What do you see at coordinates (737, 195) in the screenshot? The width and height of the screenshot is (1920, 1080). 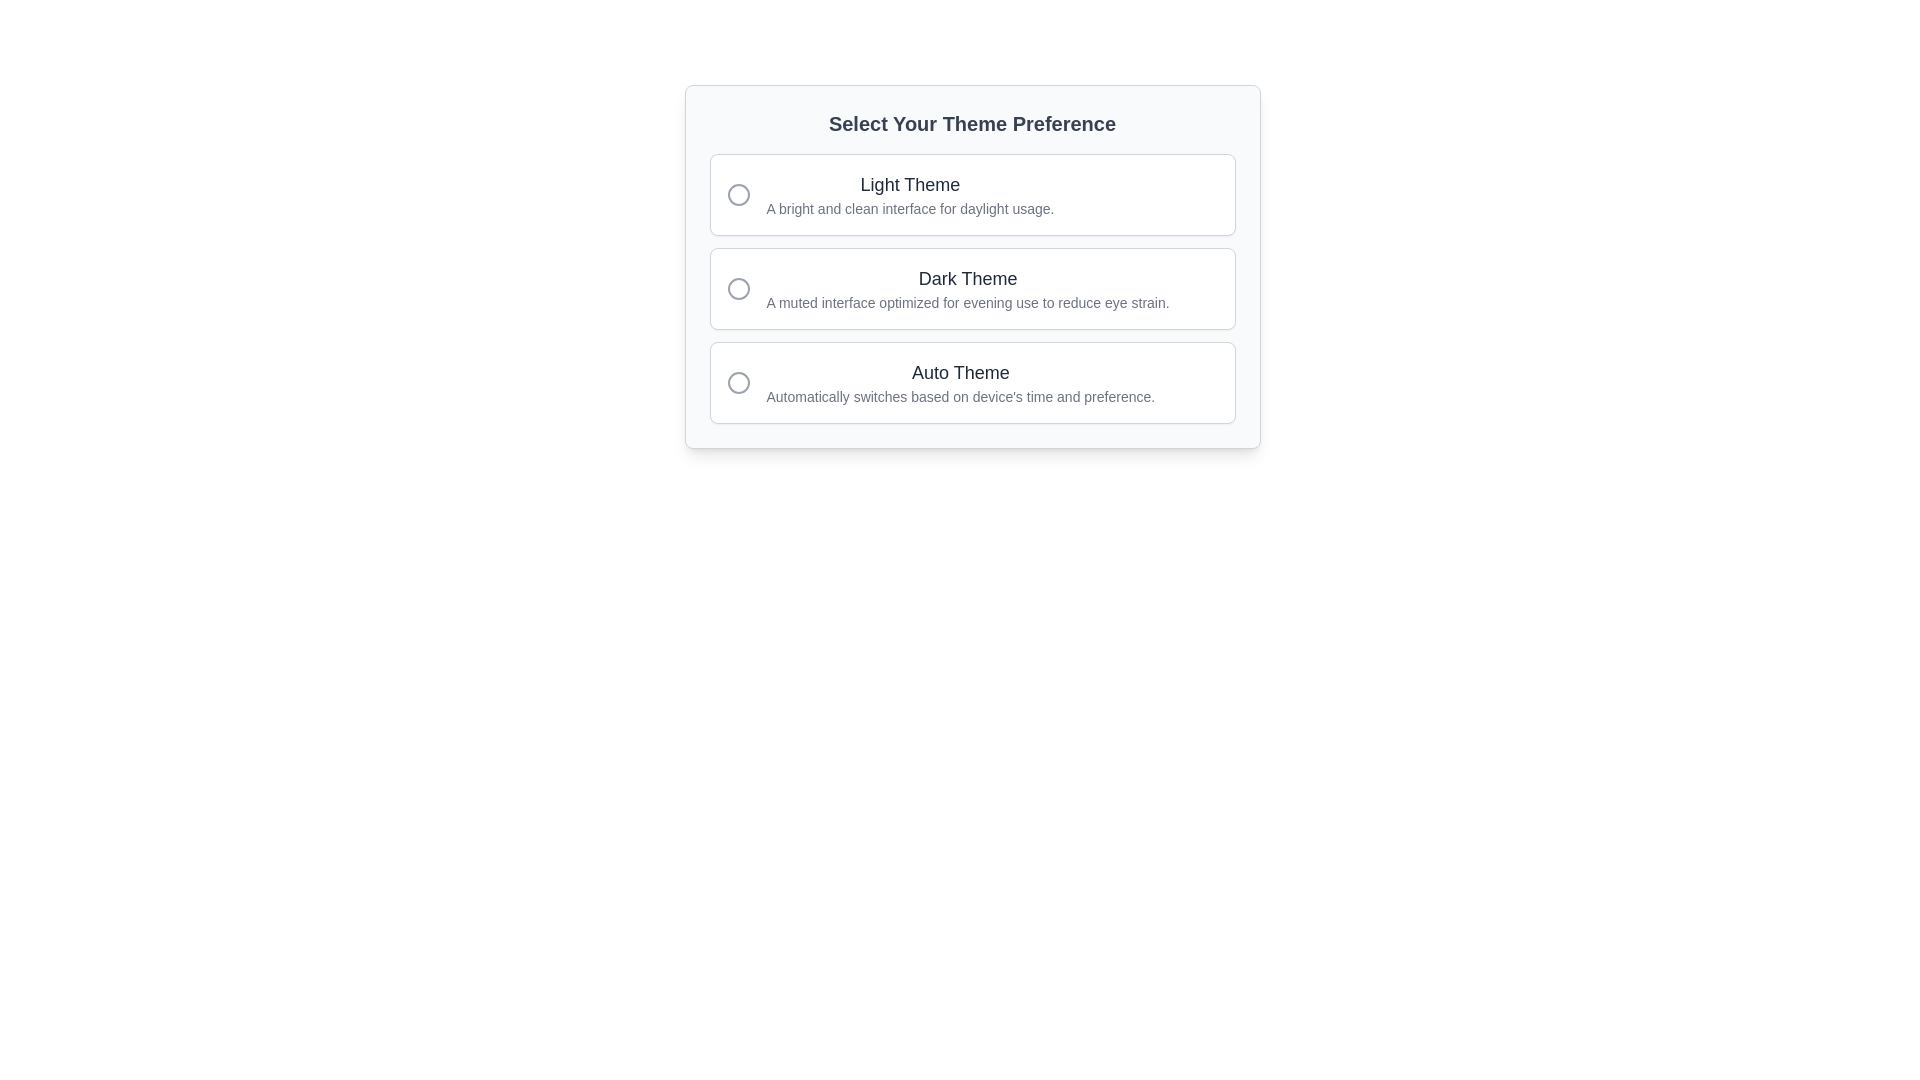 I see `the Radio button indicator for the 'Light Theme' option, which indicates the selection status of the theme` at bounding box center [737, 195].